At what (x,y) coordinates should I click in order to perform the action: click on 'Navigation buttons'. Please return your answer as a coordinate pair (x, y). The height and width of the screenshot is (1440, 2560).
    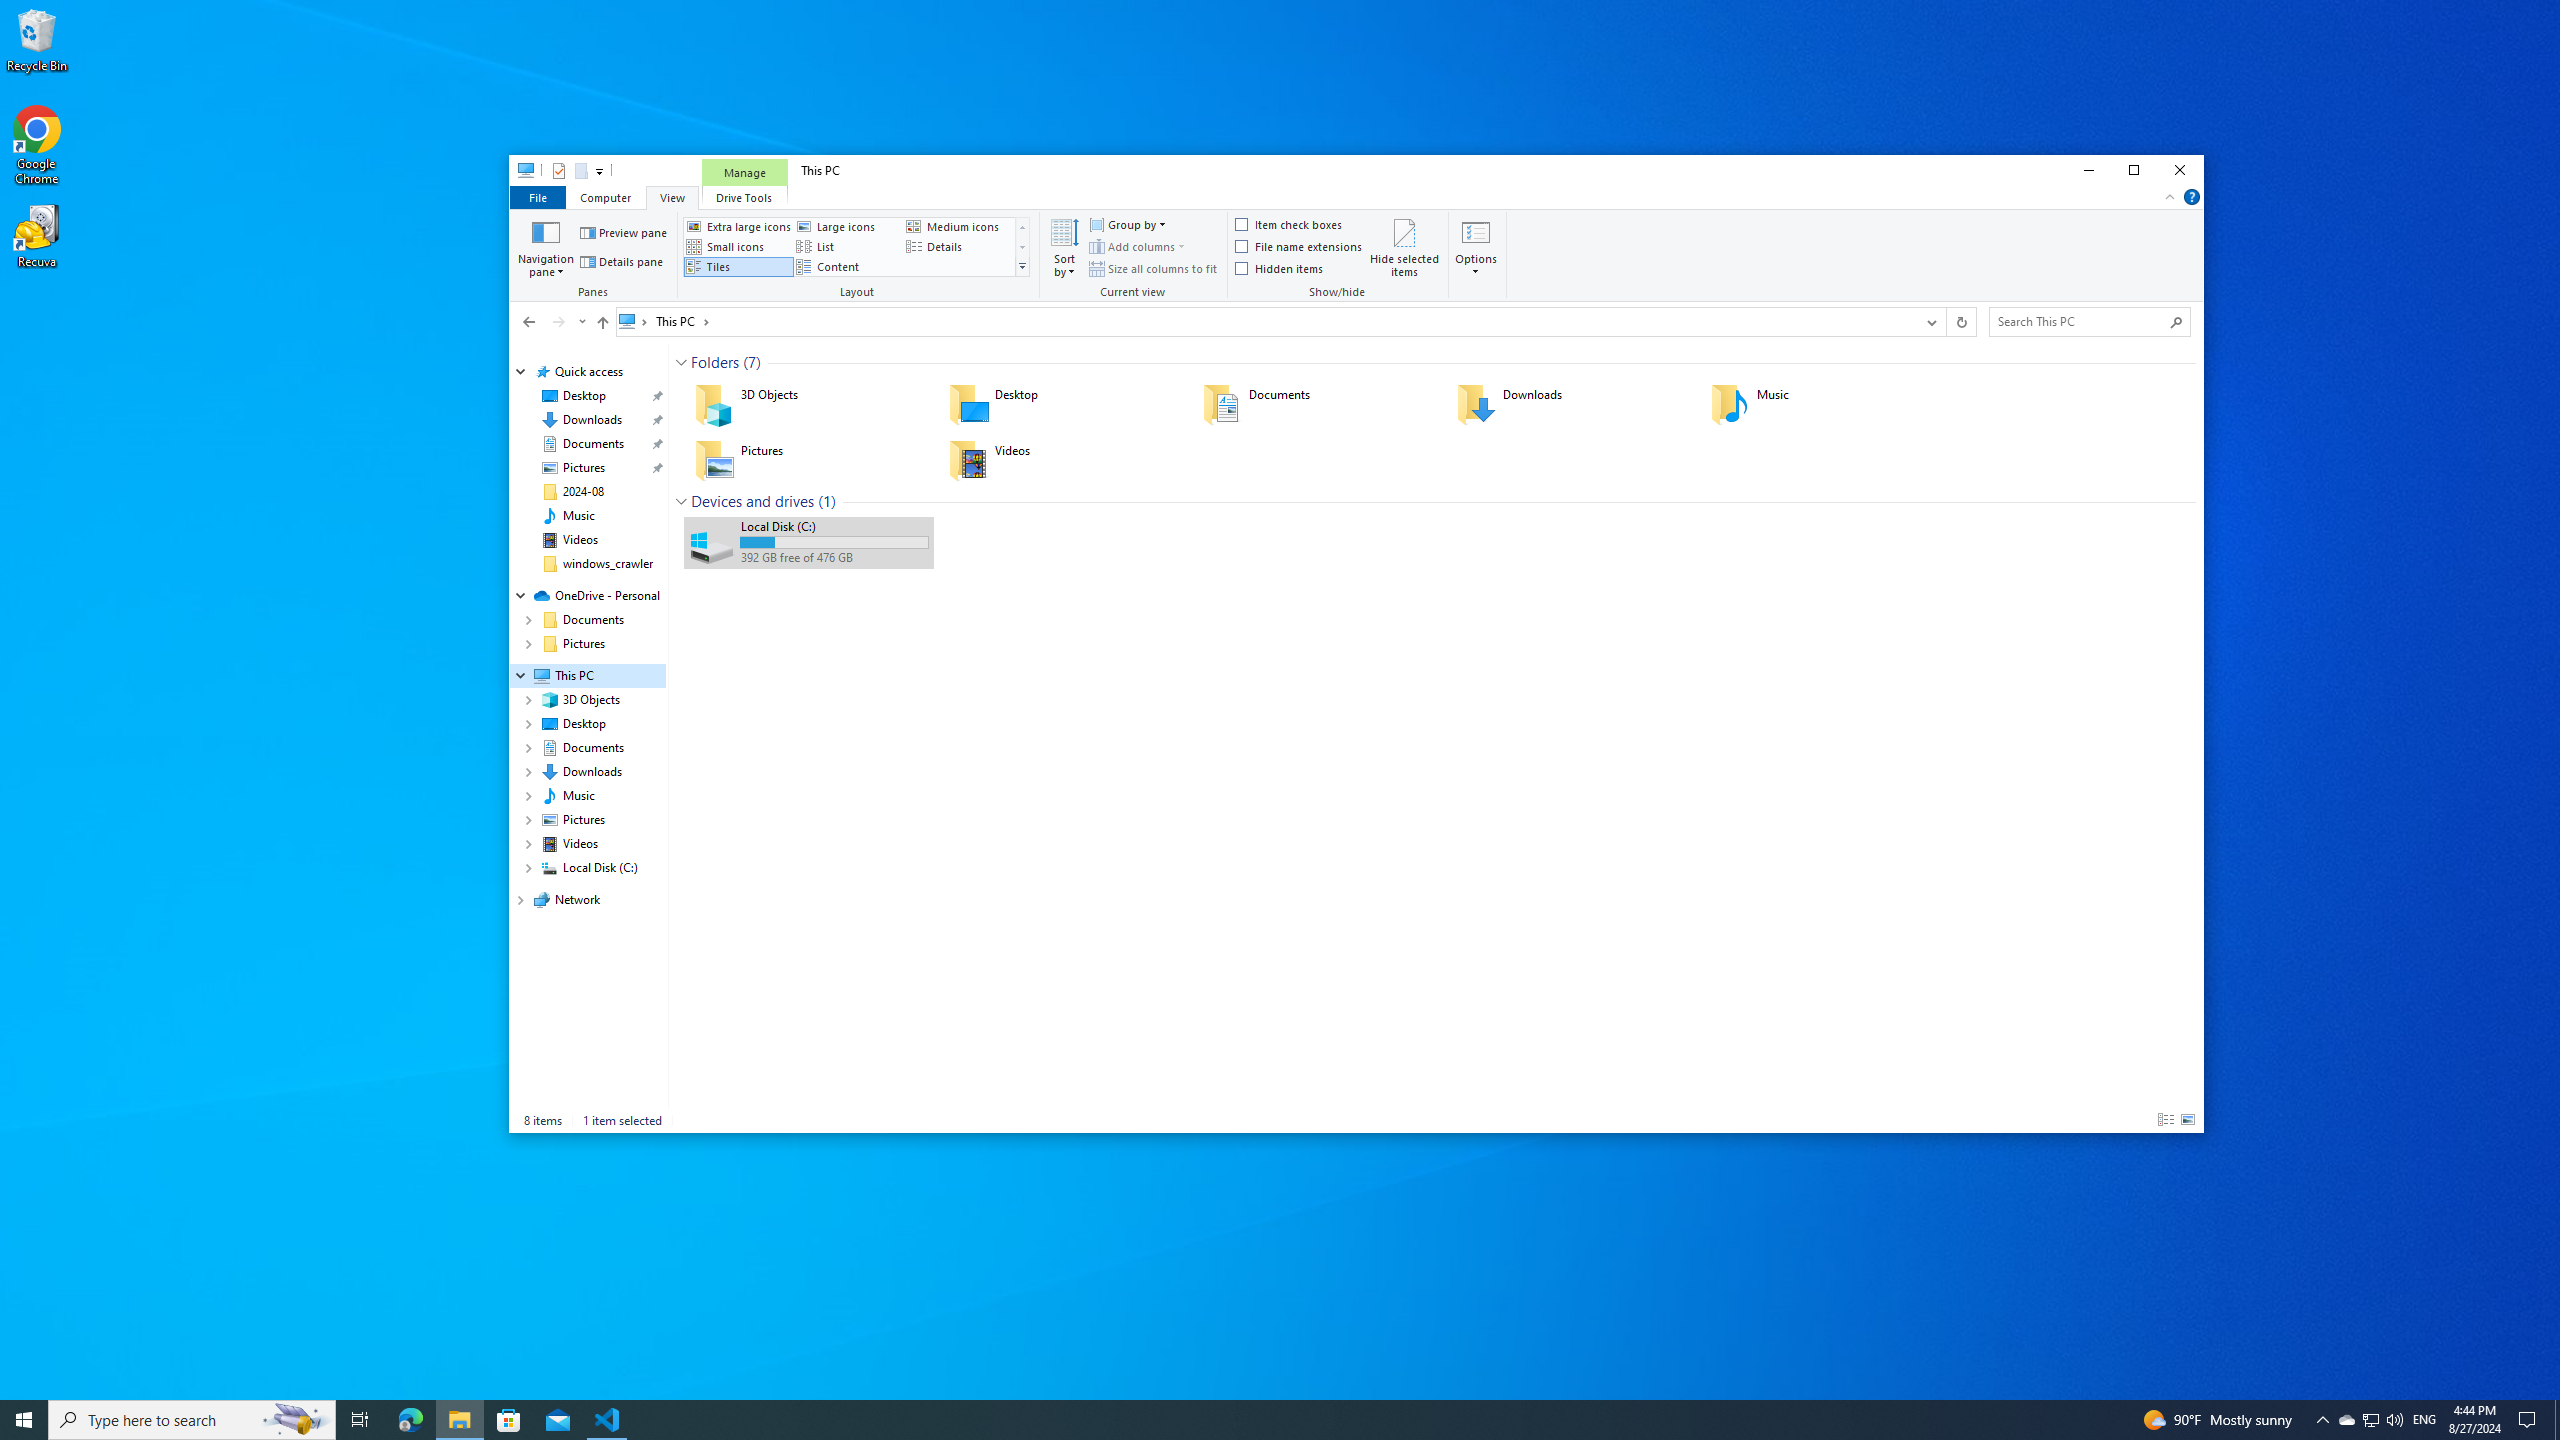
    Looking at the image, I should click on (551, 321).